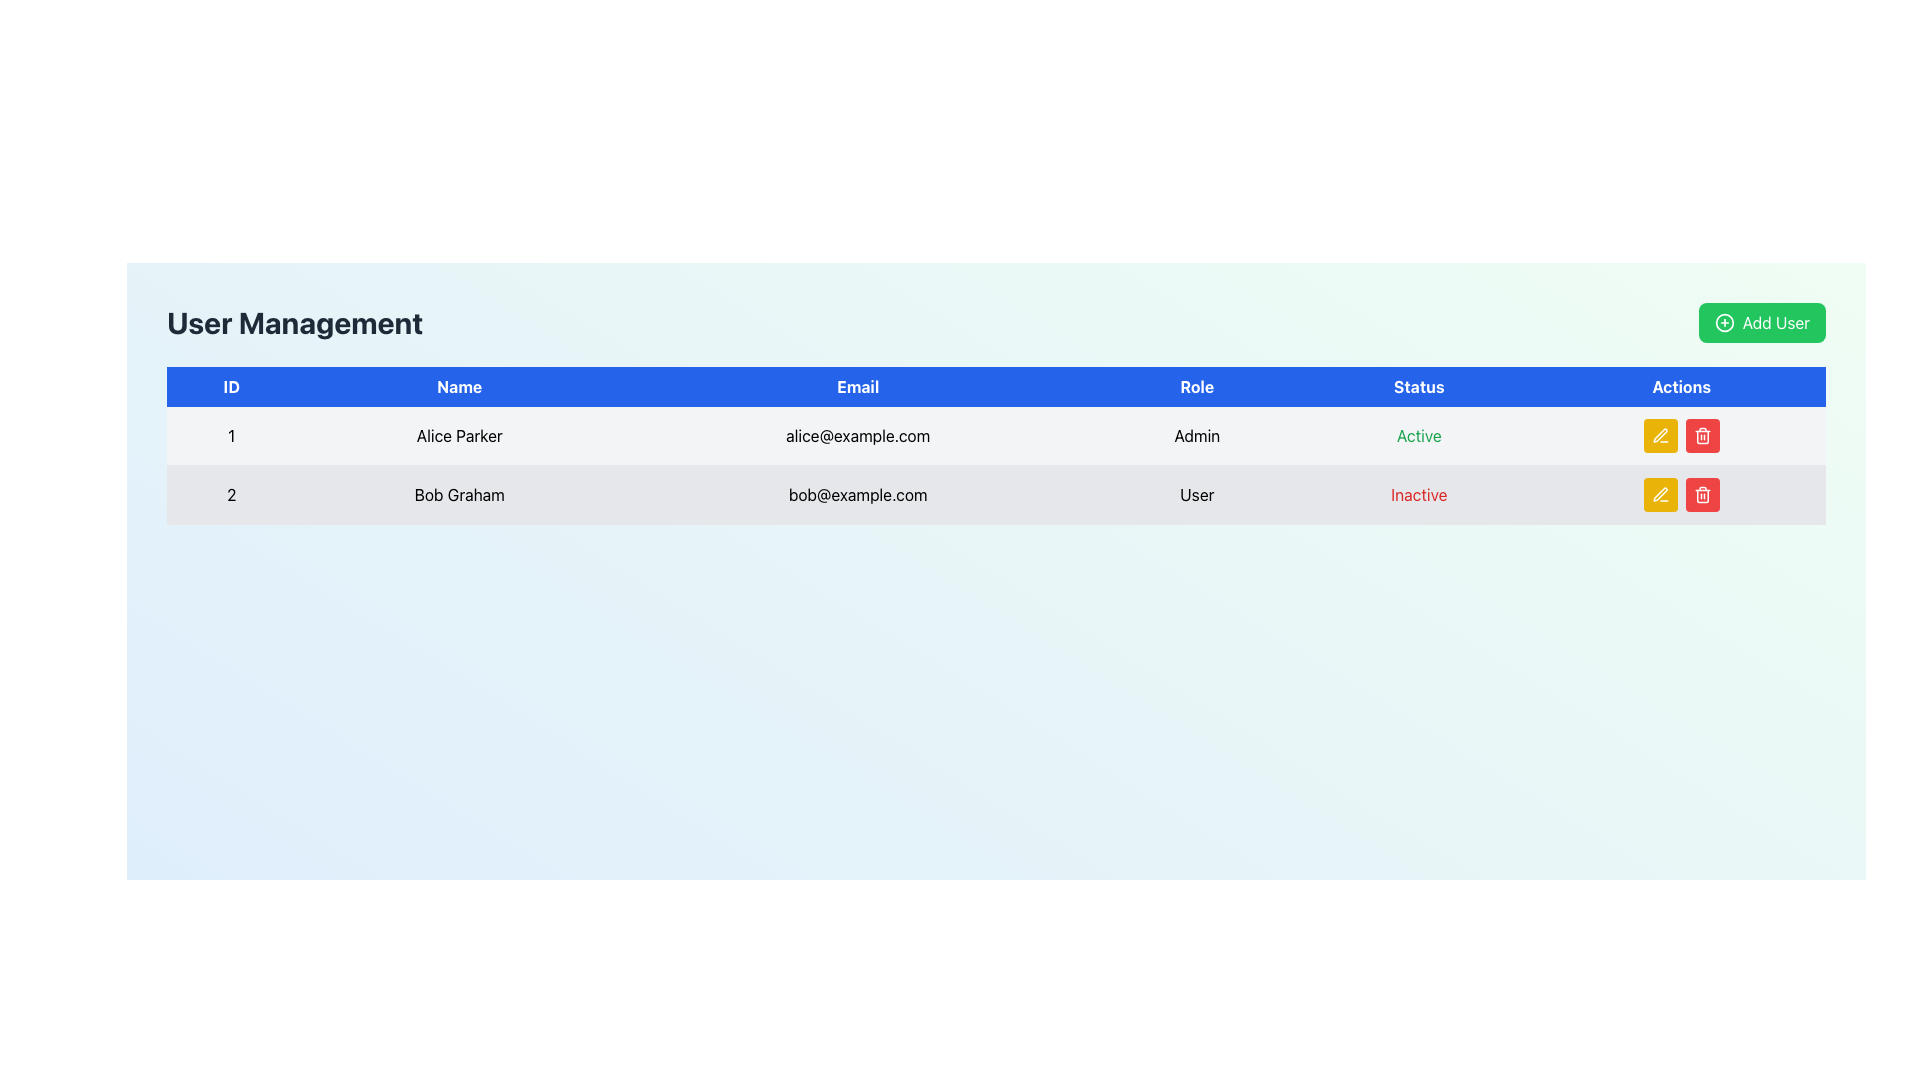  I want to click on keyboard navigation, so click(1701, 434).